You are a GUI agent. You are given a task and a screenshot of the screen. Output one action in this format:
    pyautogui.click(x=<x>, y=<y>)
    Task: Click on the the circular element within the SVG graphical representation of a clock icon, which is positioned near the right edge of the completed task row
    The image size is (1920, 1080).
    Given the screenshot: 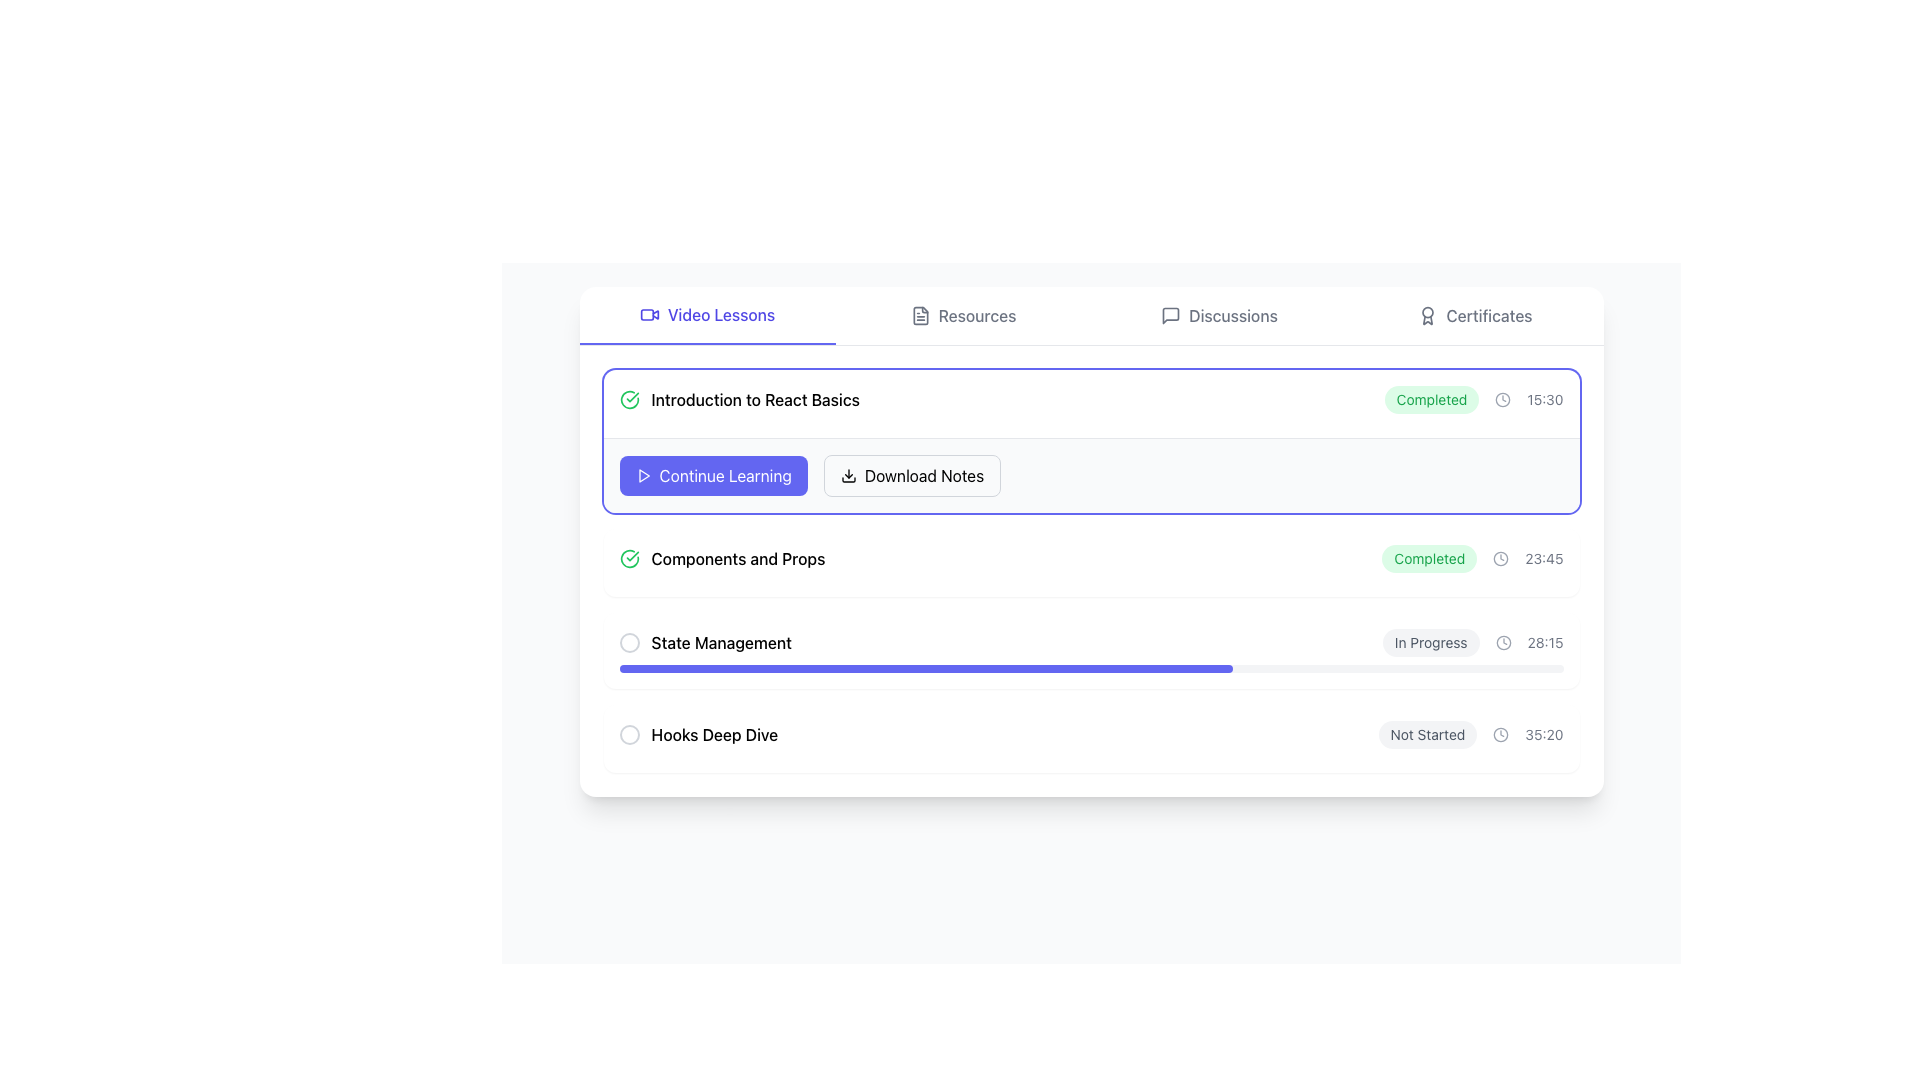 What is the action you would take?
    pyautogui.click(x=1503, y=400)
    